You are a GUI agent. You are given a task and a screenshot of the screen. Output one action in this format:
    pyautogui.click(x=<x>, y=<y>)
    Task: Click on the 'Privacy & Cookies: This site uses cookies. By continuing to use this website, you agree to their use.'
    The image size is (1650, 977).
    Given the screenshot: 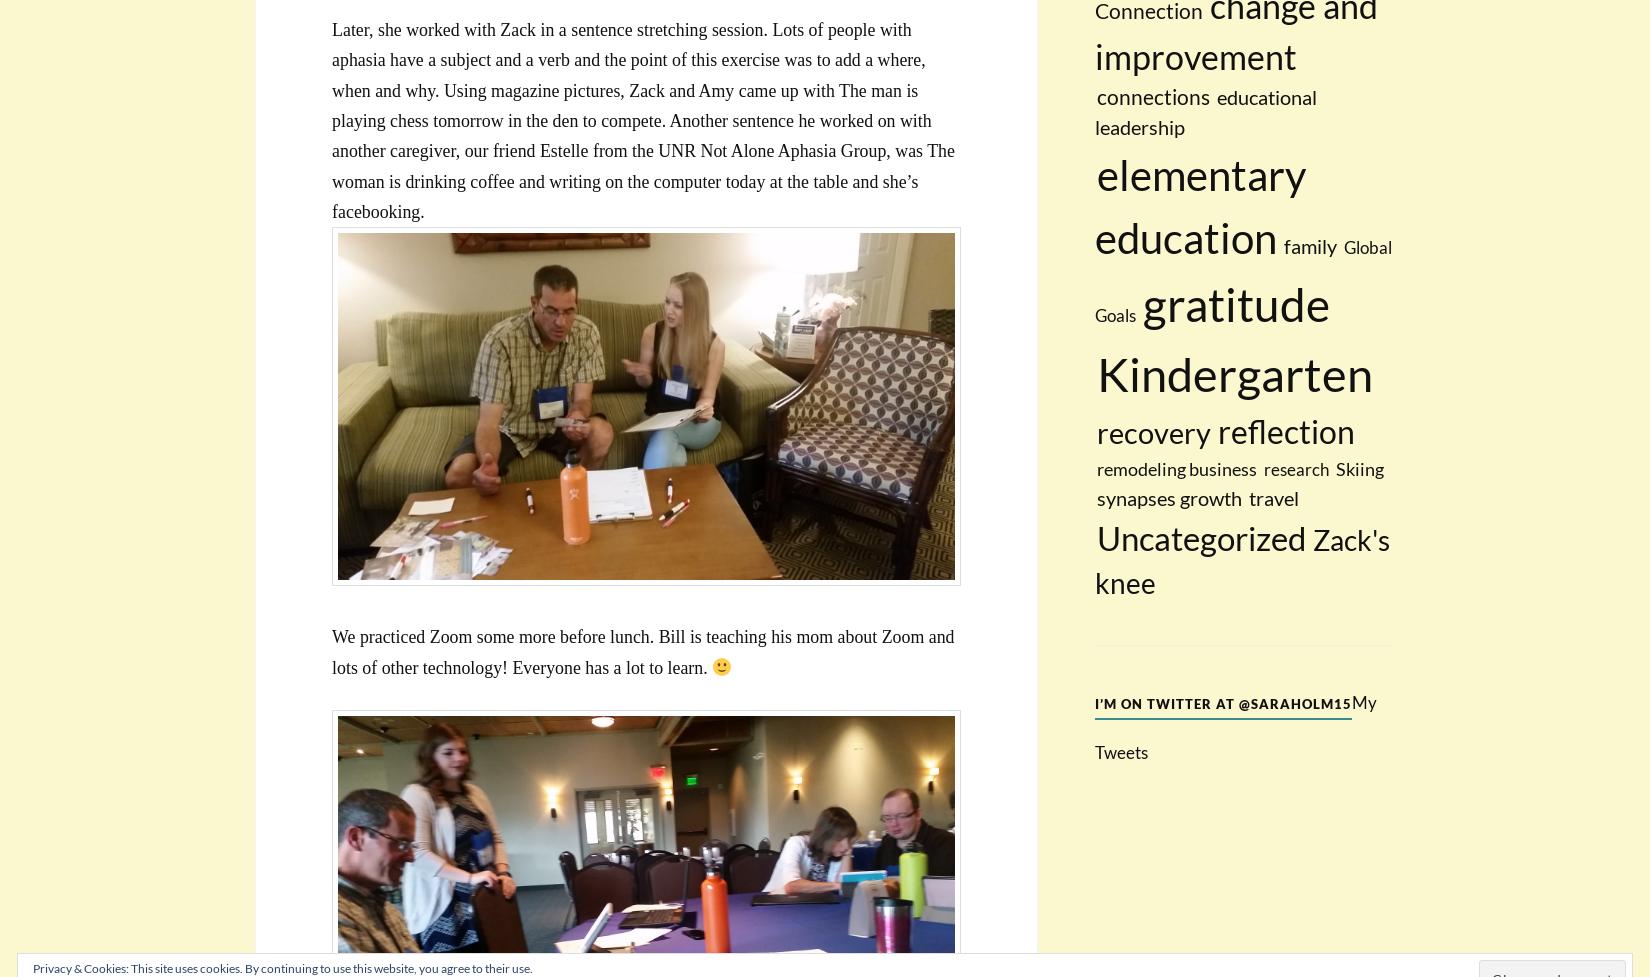 What is the action you would take?
    pyautogui.click(x=282, y=967)
    